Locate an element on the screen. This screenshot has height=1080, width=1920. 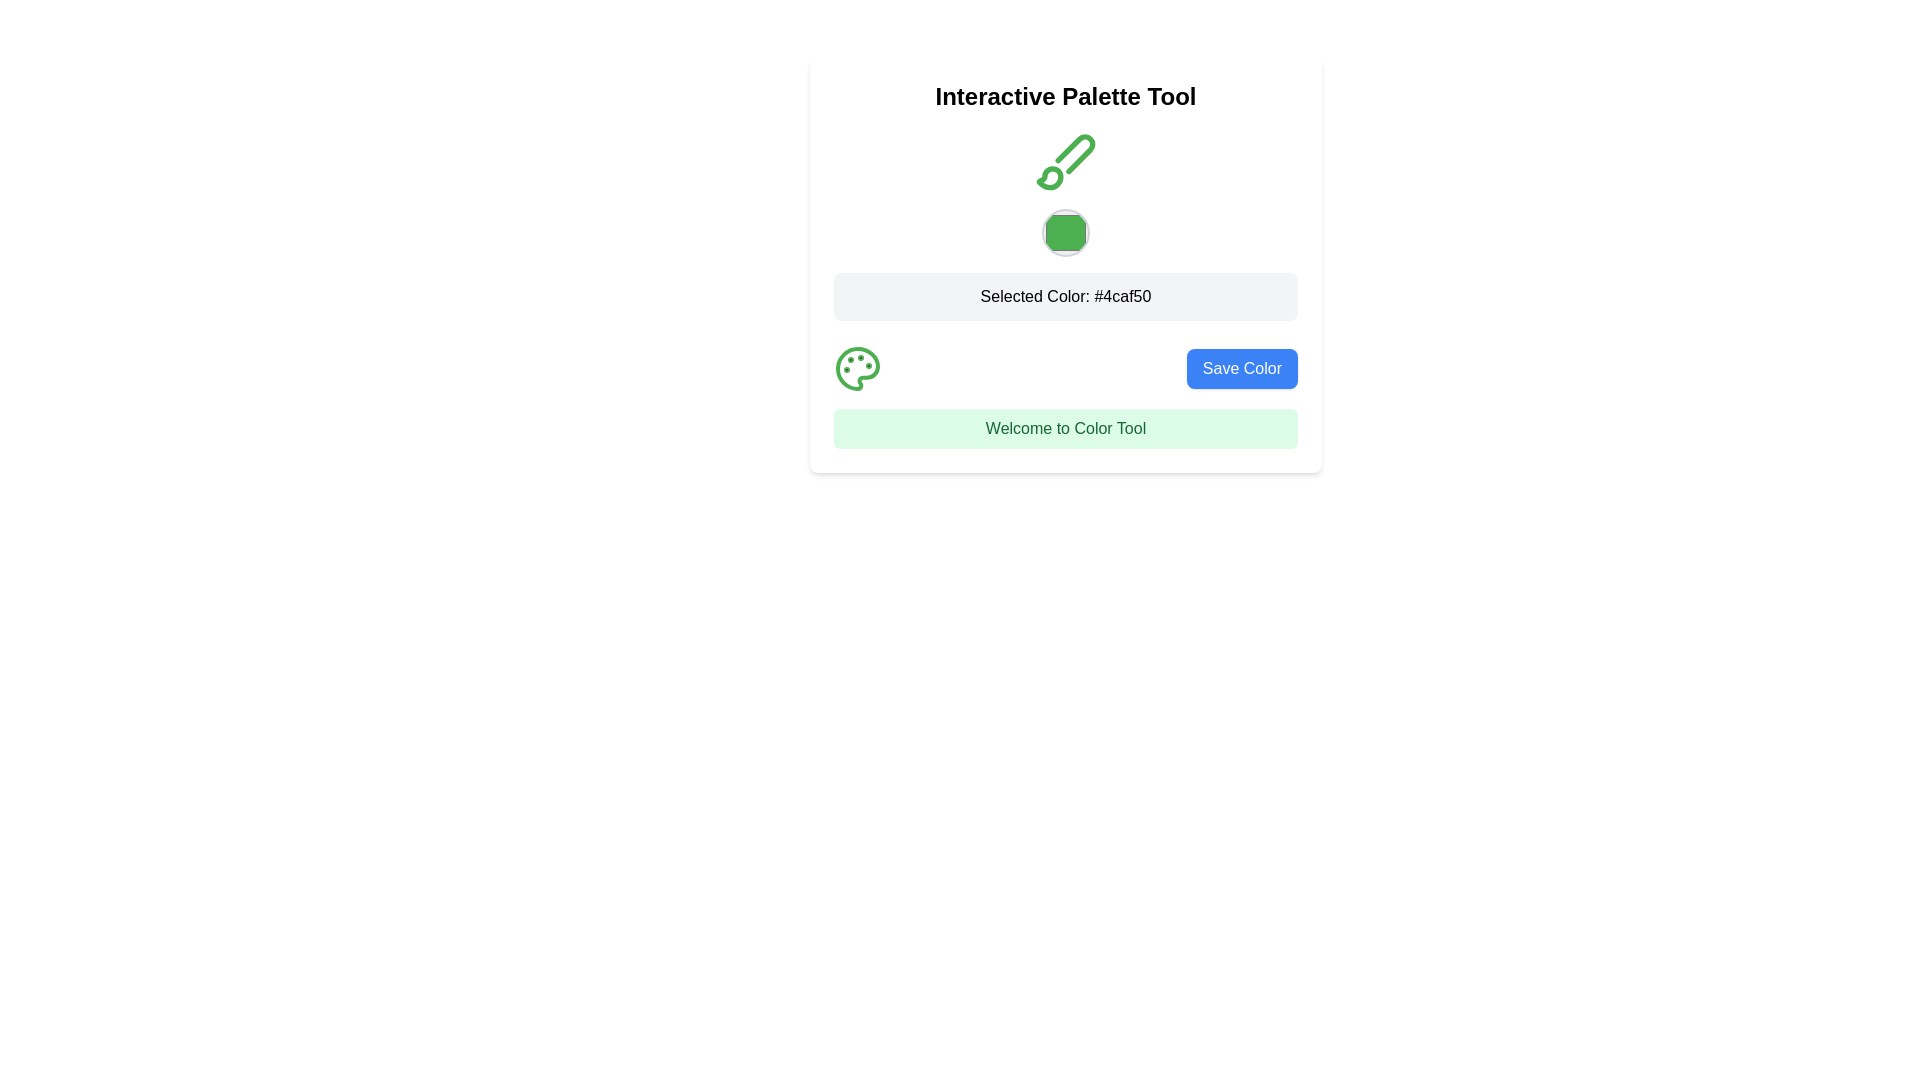
the circular color picker displaying the green color '#4caf50' is located at coordinates (1064, 224).